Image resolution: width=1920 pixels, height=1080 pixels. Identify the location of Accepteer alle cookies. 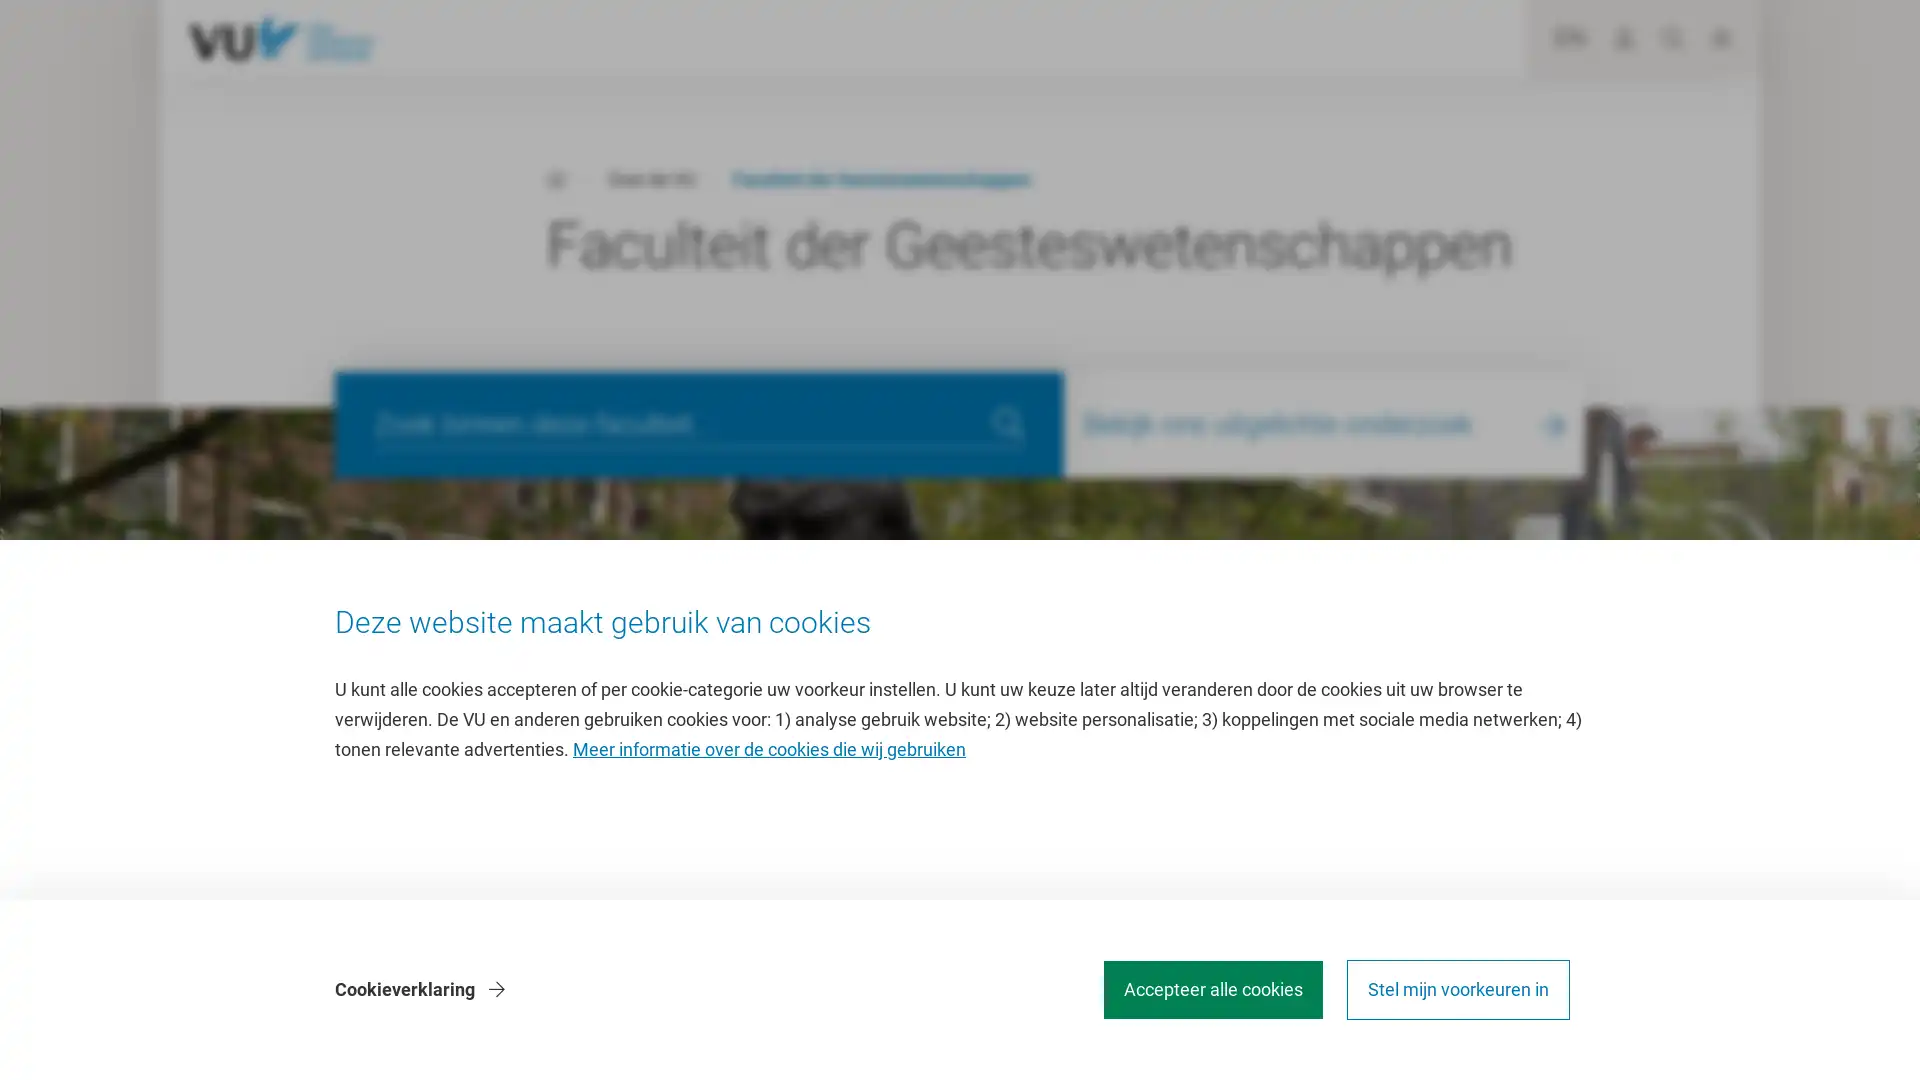
(1212, 990).